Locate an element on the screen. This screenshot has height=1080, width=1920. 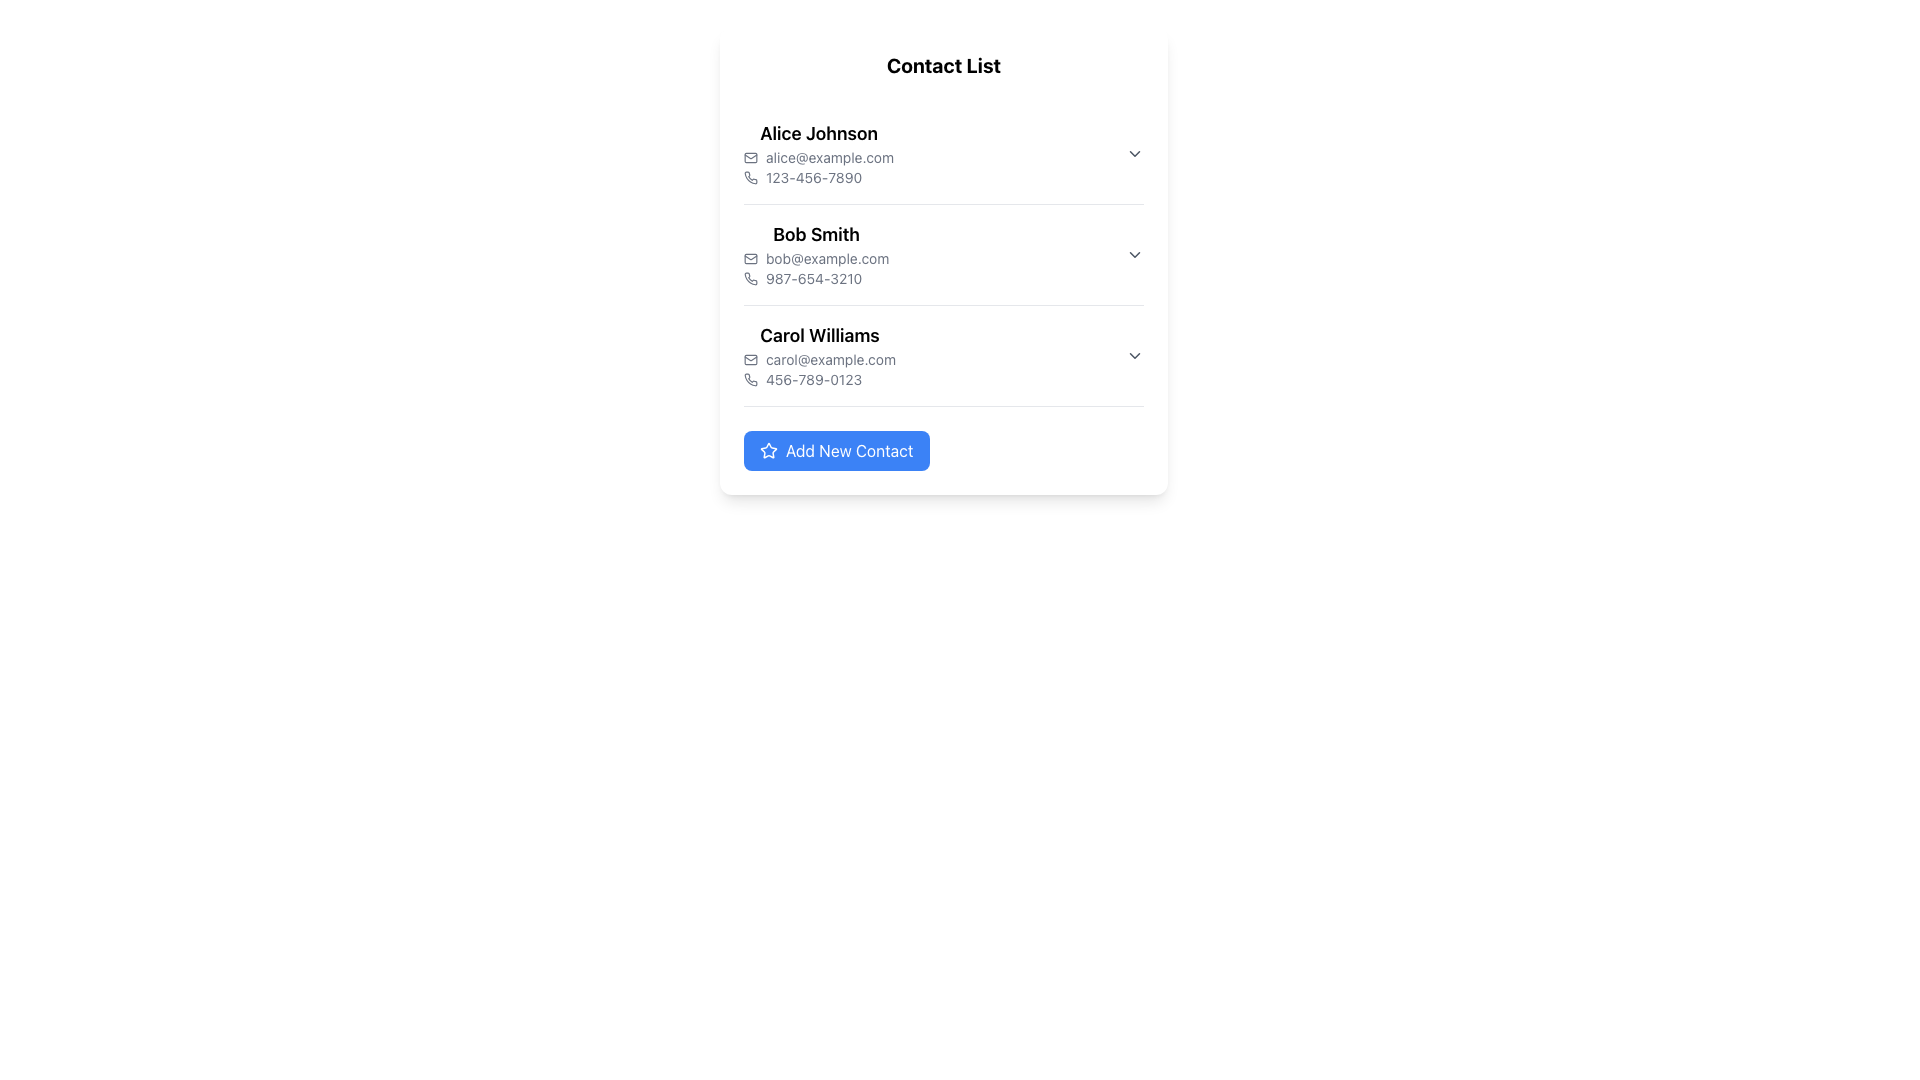
the blue rectangular button labeled 'Add New Contact' with a white star icon is located at coordinates (836, 451).